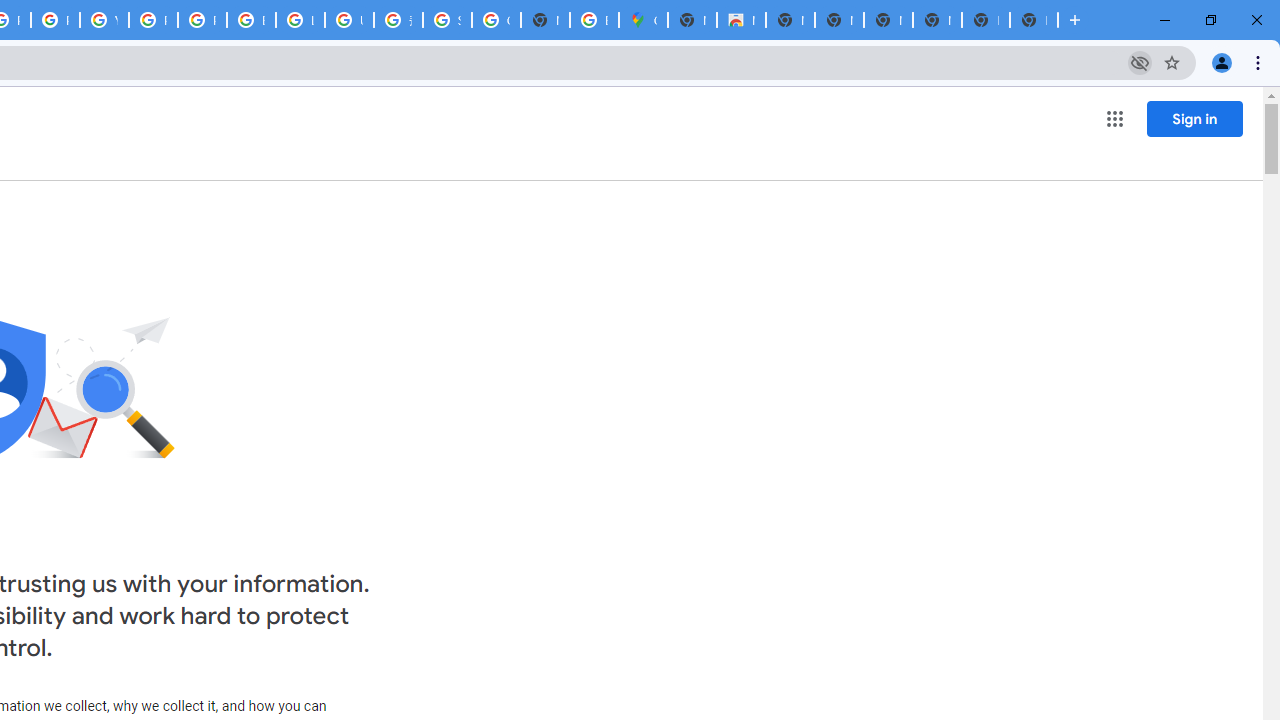 This screenshot has width=1280, height=720. What do you see at coordinates (1034, 20) in the screenshot?
I see `'New Tab'` at bounding box center [1034, 20].